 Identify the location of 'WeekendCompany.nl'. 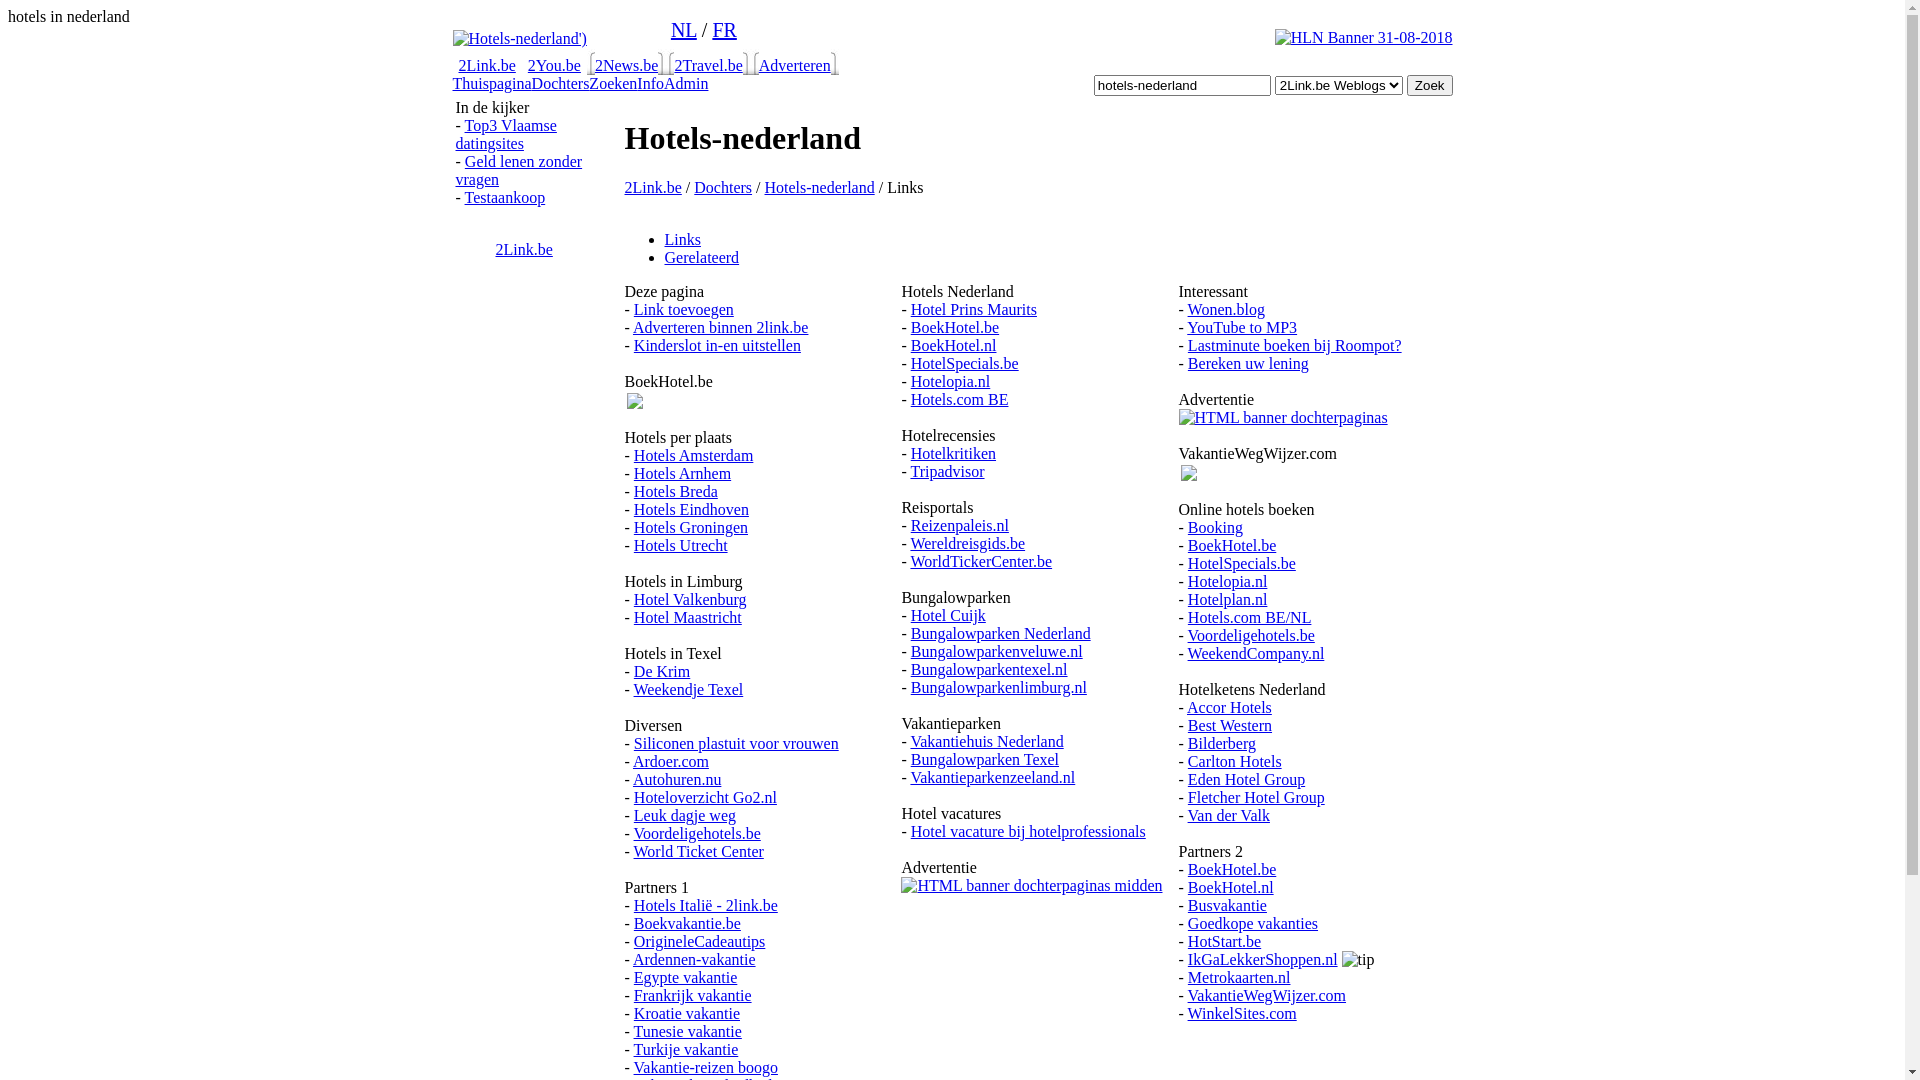
(1255, 653).